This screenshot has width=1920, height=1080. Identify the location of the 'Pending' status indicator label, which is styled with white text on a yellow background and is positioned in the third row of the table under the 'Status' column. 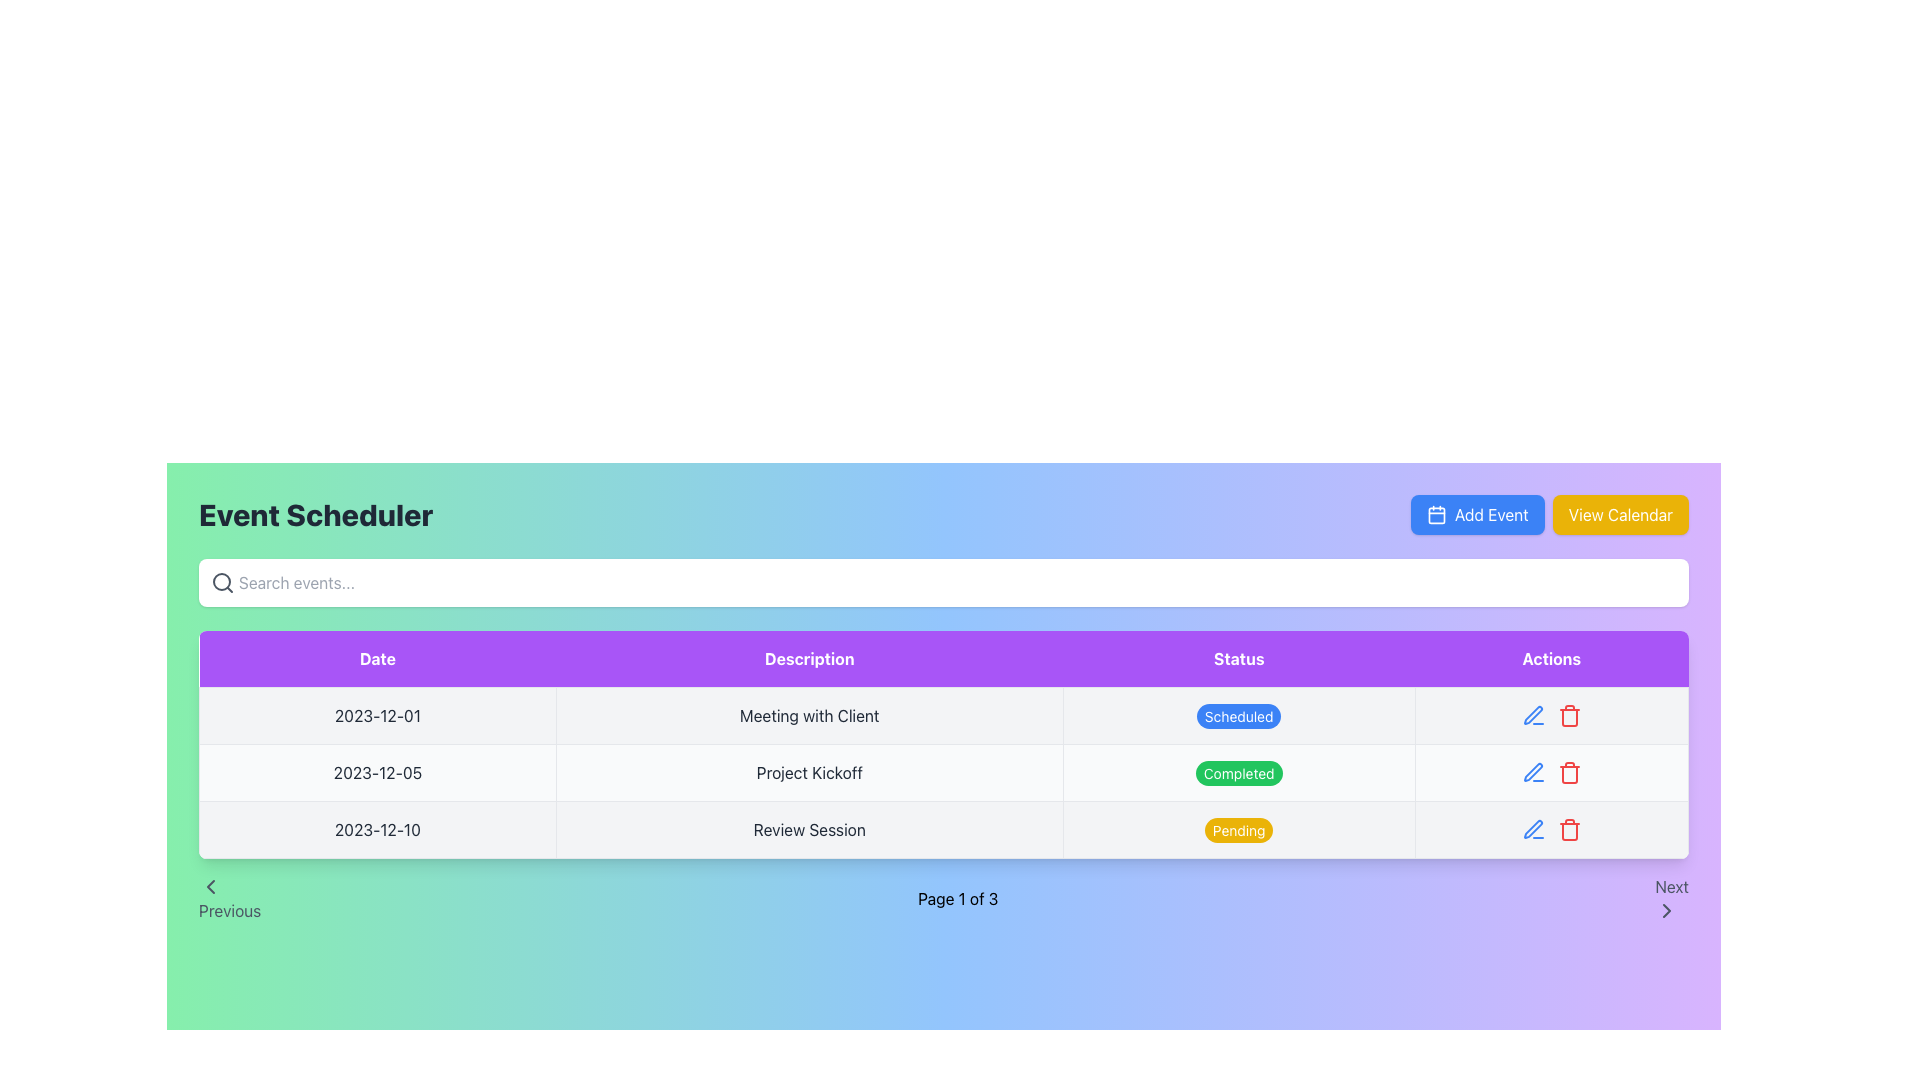
(1238, 830).